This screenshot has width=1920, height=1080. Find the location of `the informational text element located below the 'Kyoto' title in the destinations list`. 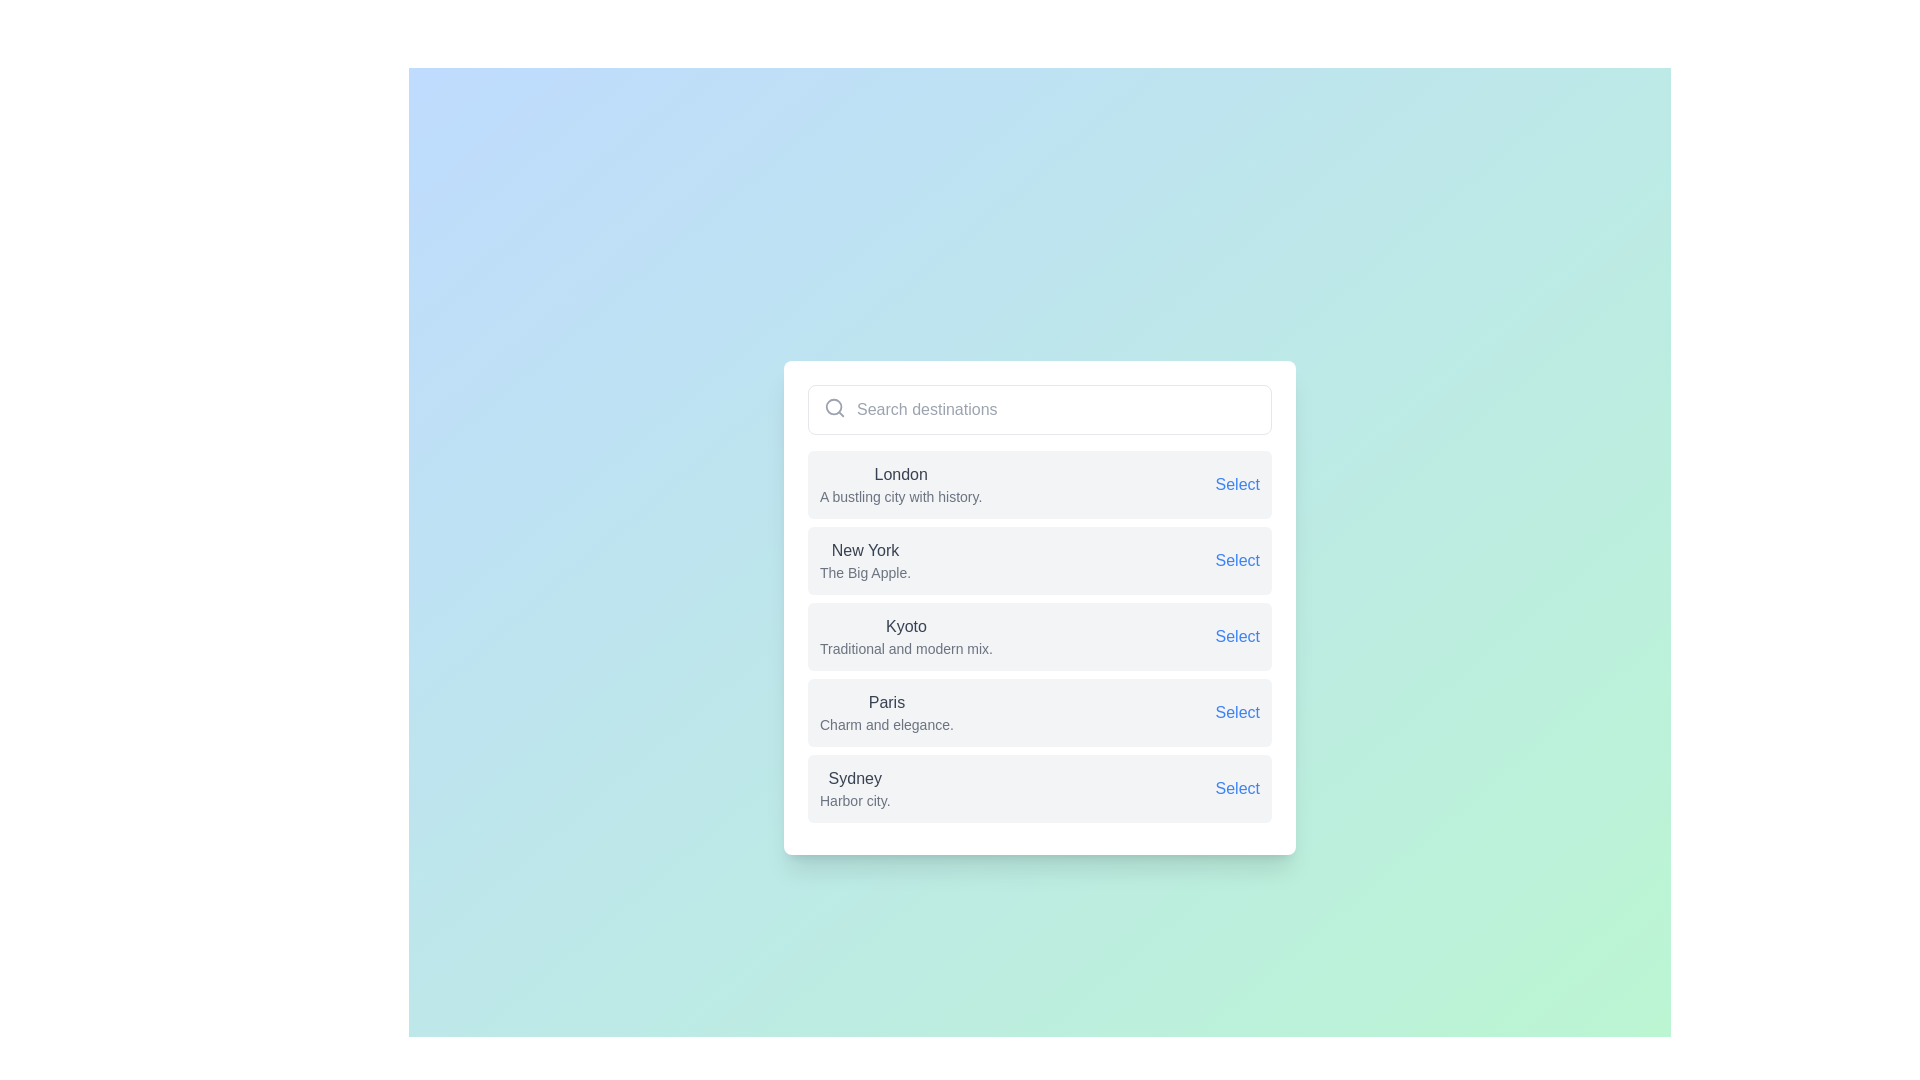

the informational text element located below the 'Kyoto' title in the destinations list is located at coordinates (905, 648).